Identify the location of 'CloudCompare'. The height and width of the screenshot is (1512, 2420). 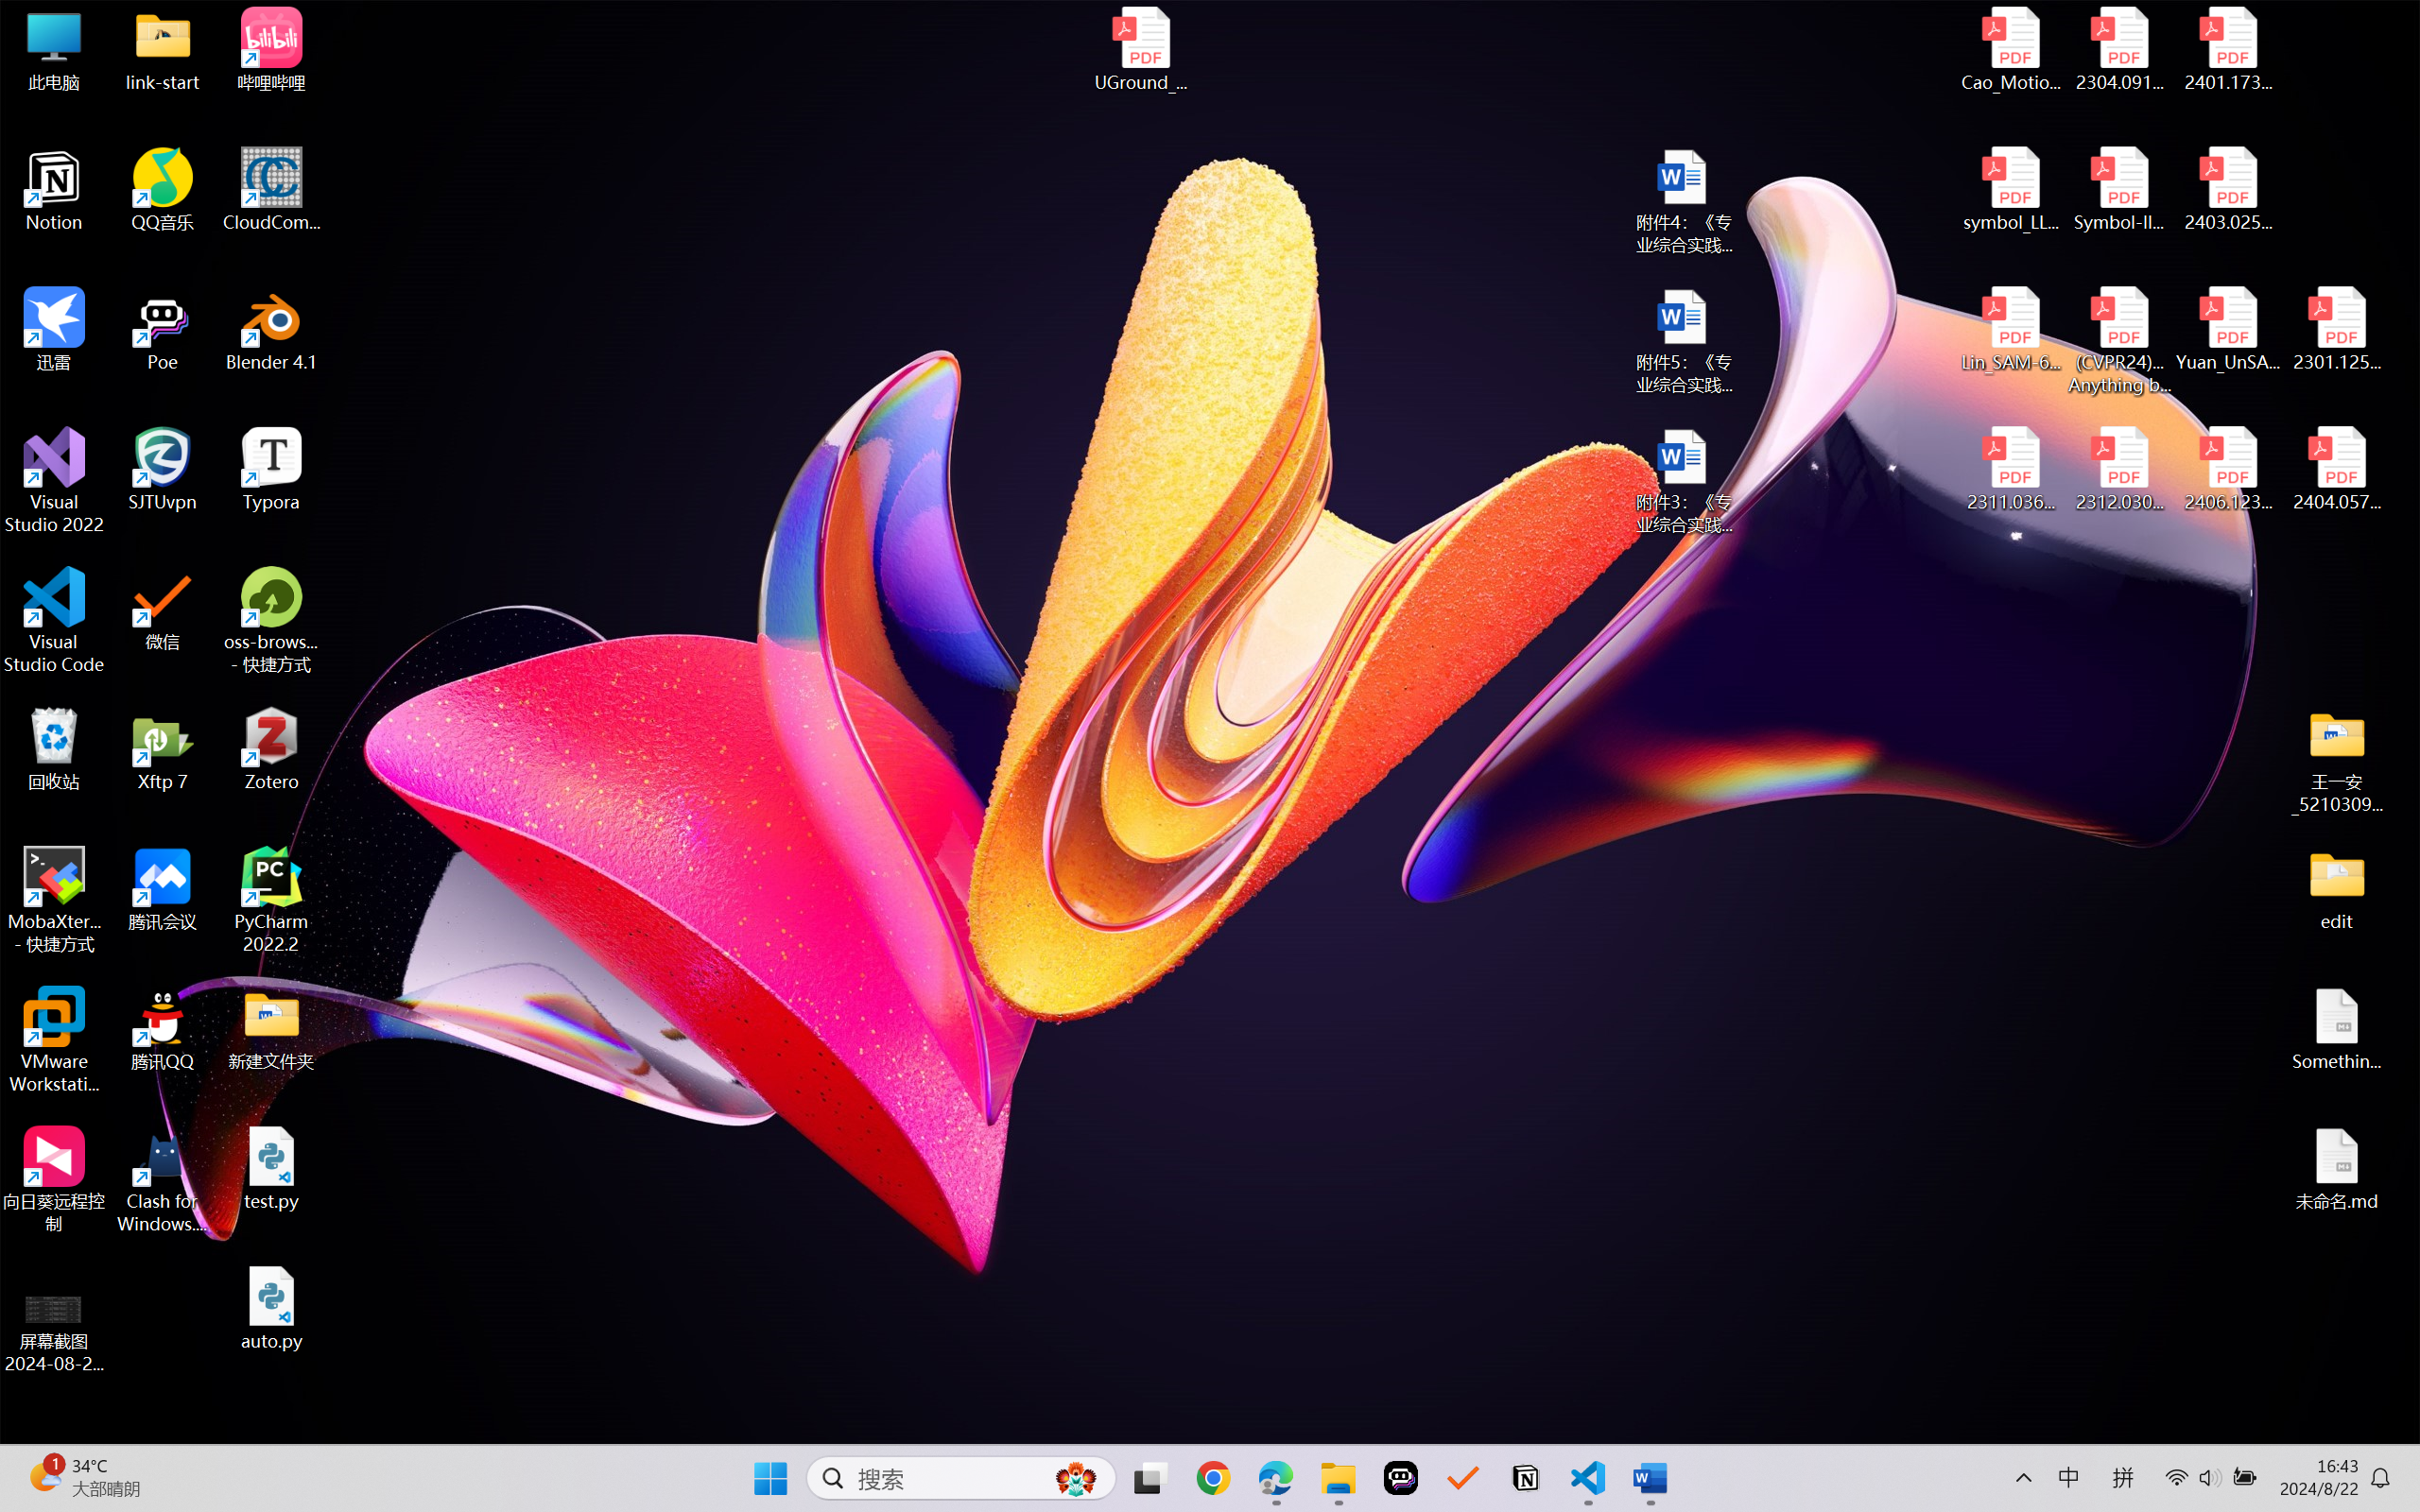
(271, 190).